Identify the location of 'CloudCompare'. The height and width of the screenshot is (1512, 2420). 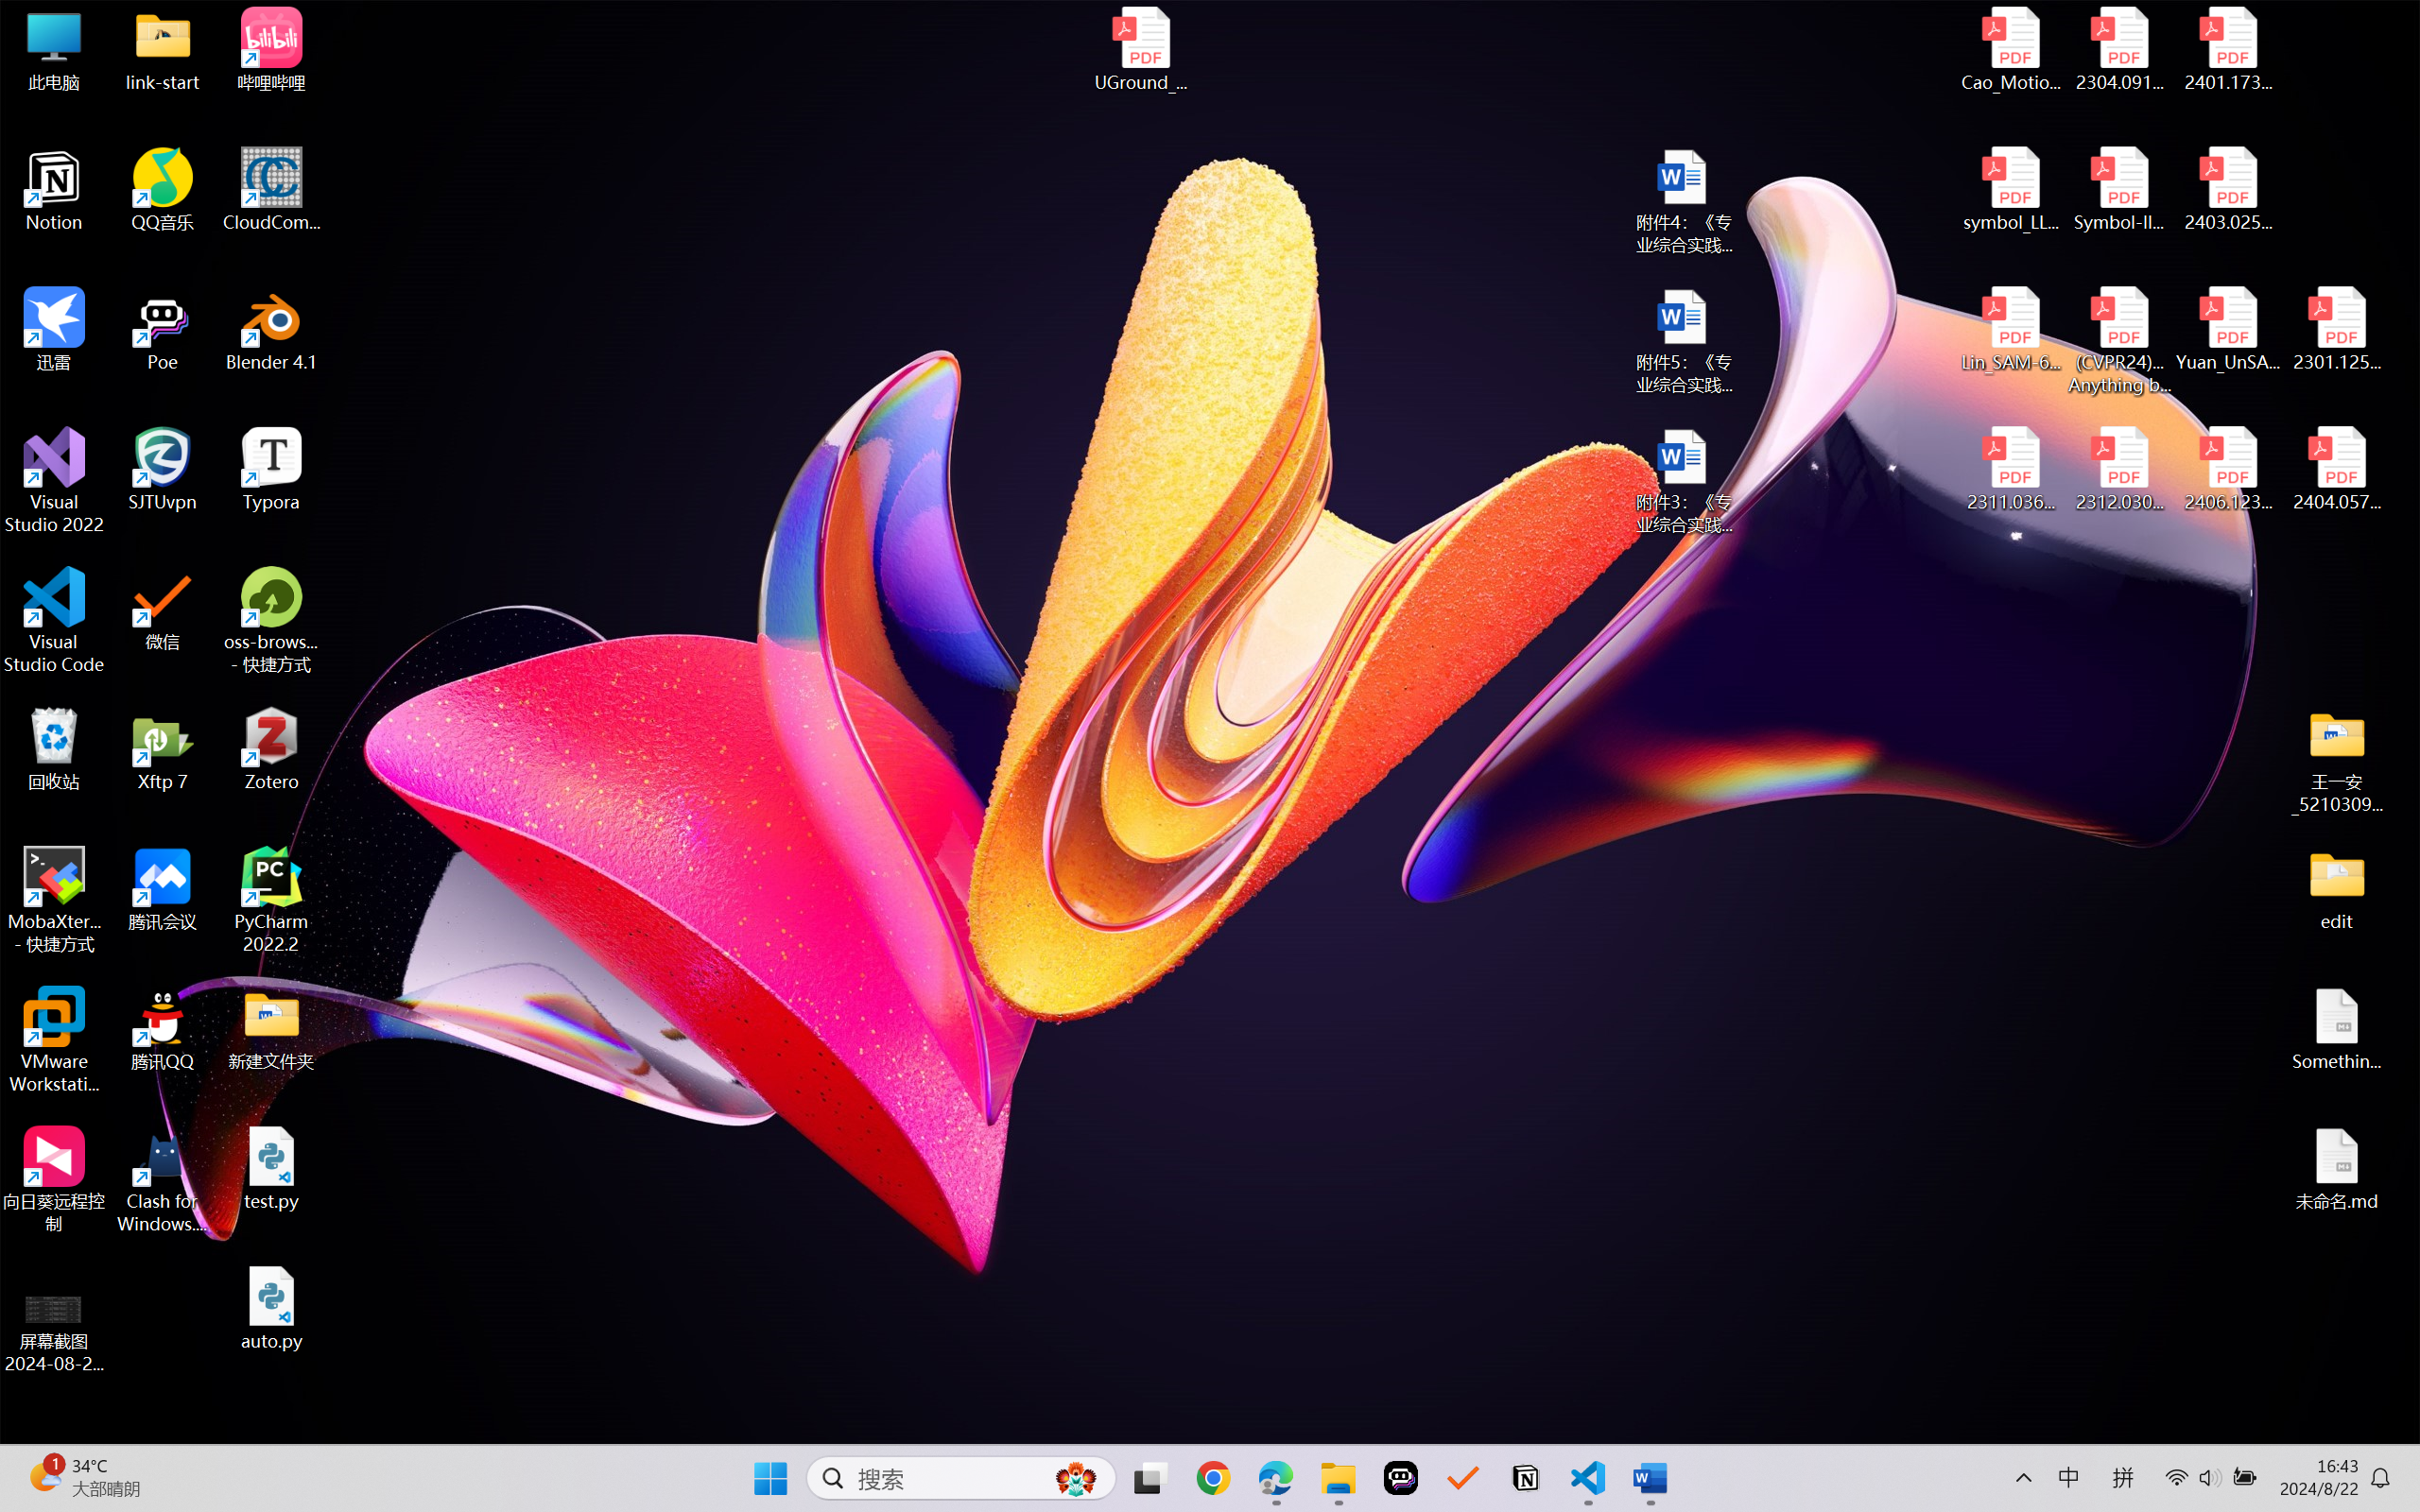
(271, 190).